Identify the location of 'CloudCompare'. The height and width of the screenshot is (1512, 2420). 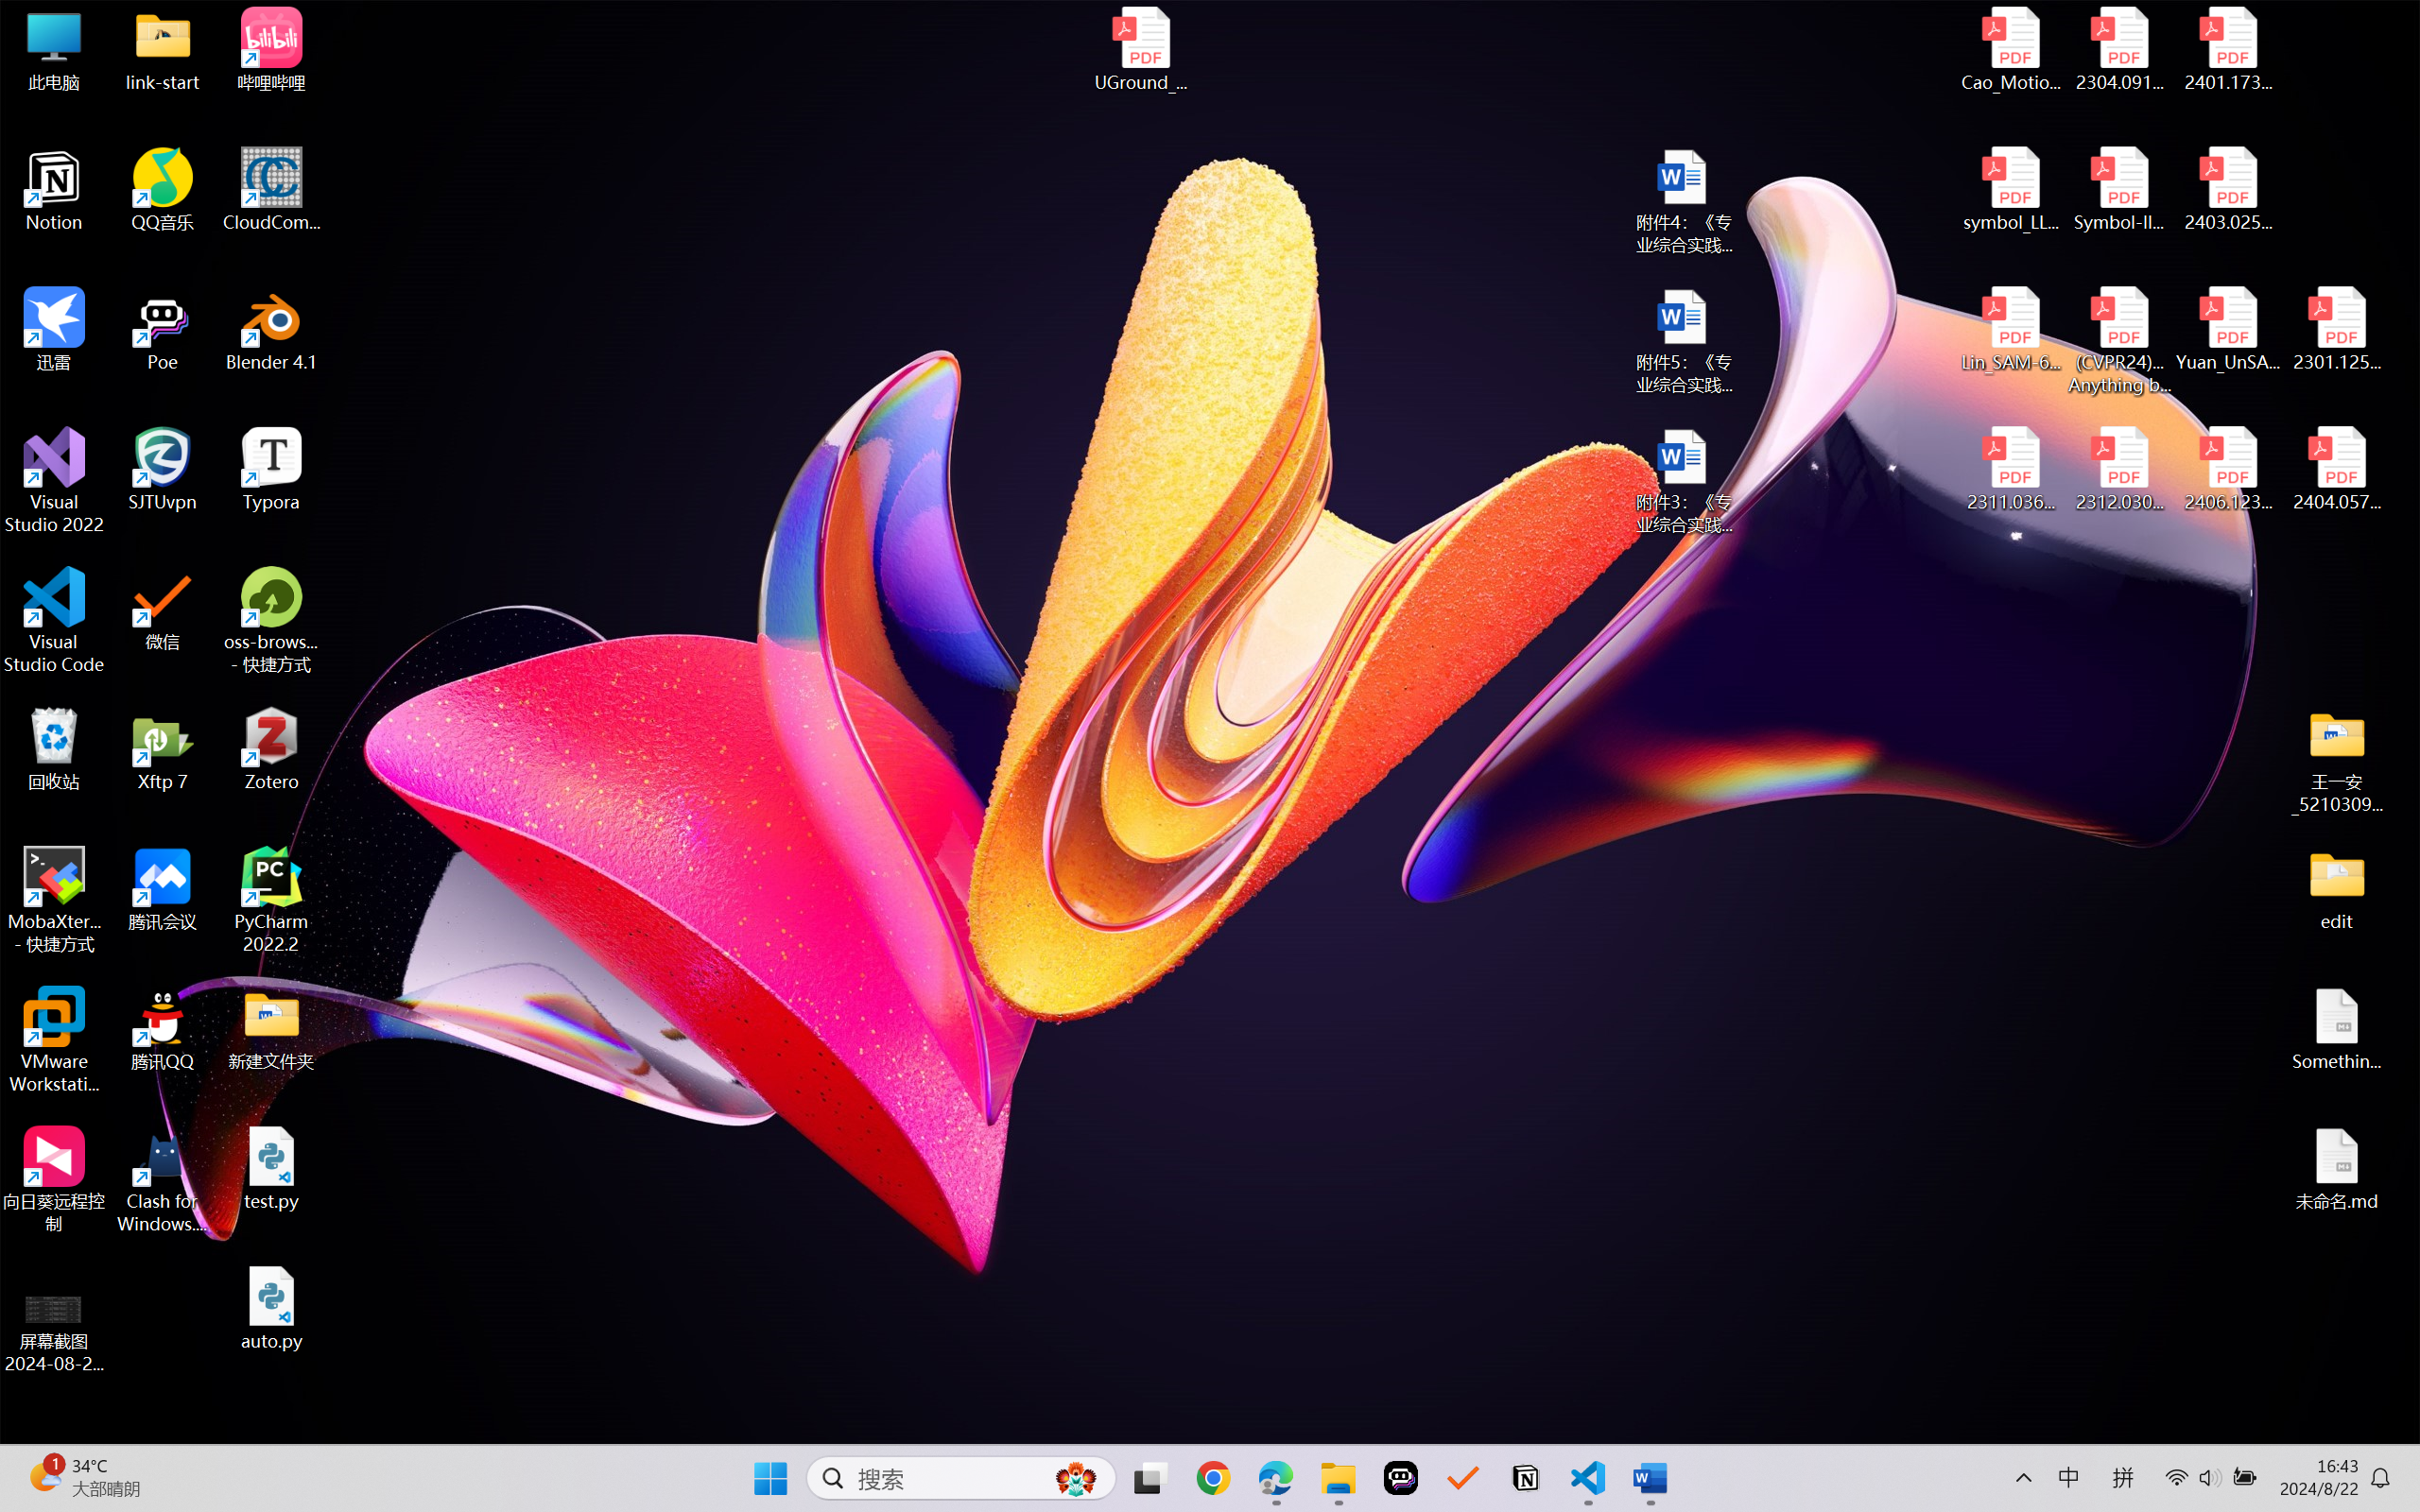
(271, 190).